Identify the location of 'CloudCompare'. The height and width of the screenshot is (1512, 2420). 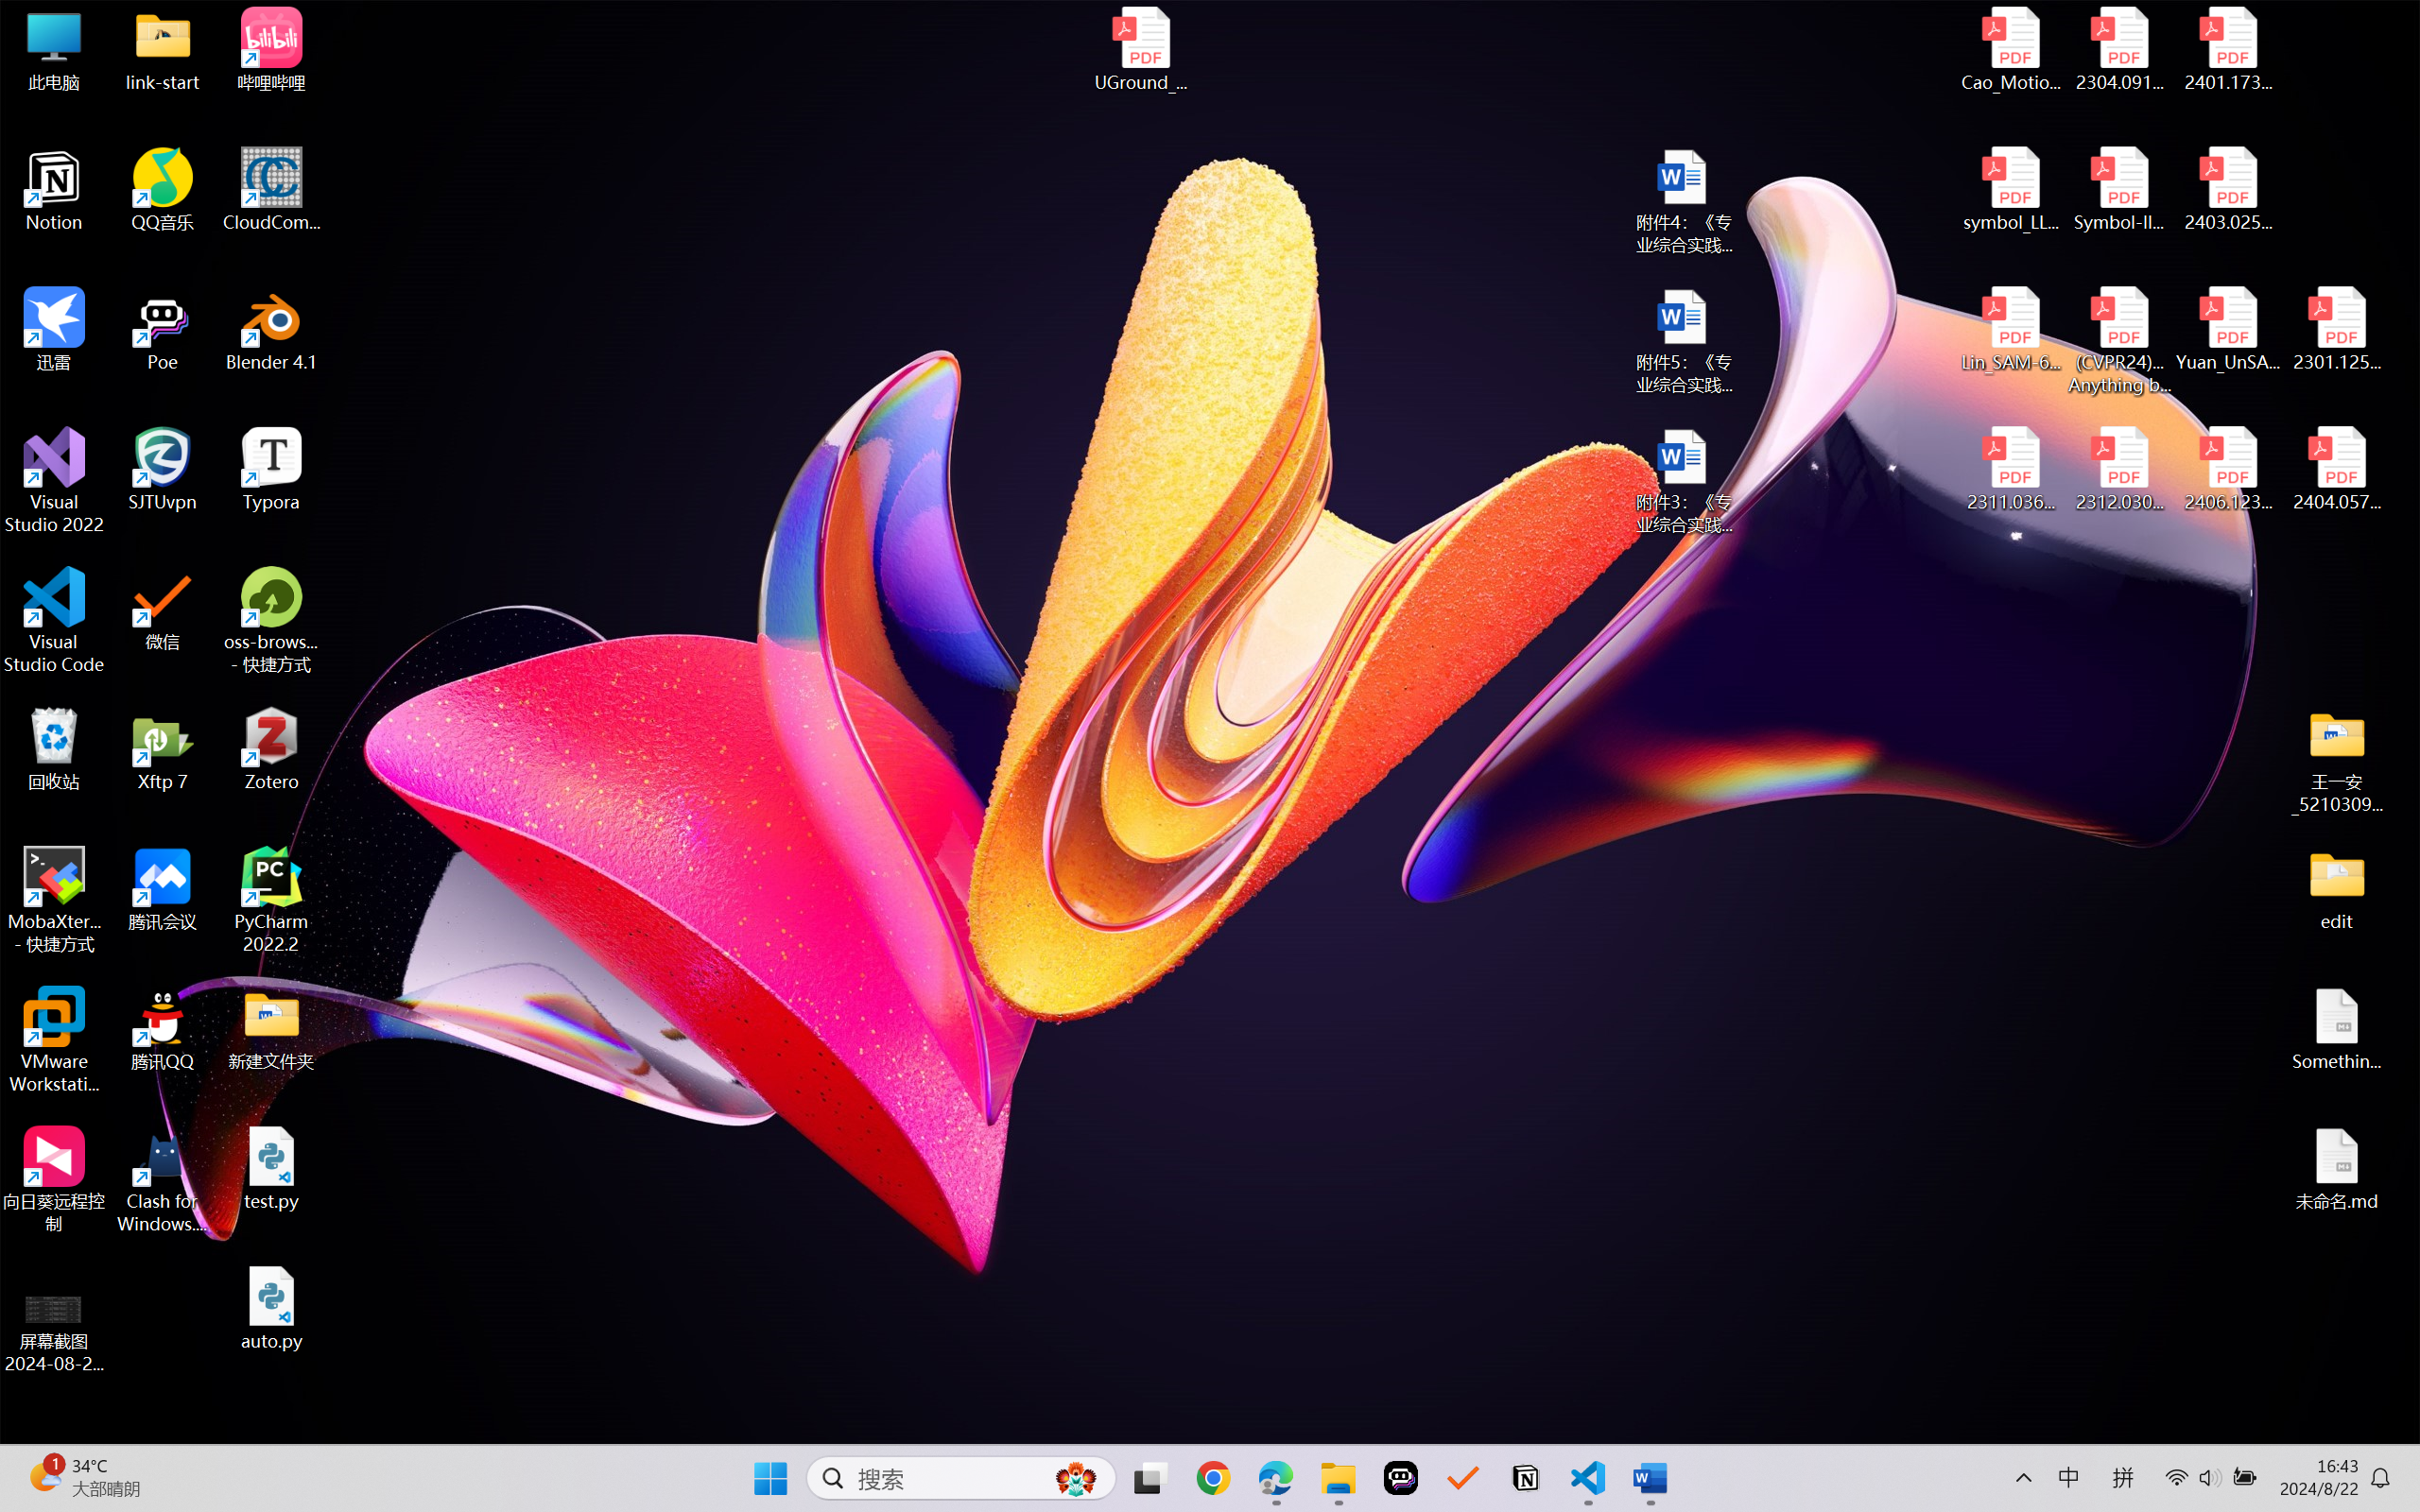
(271, 190).